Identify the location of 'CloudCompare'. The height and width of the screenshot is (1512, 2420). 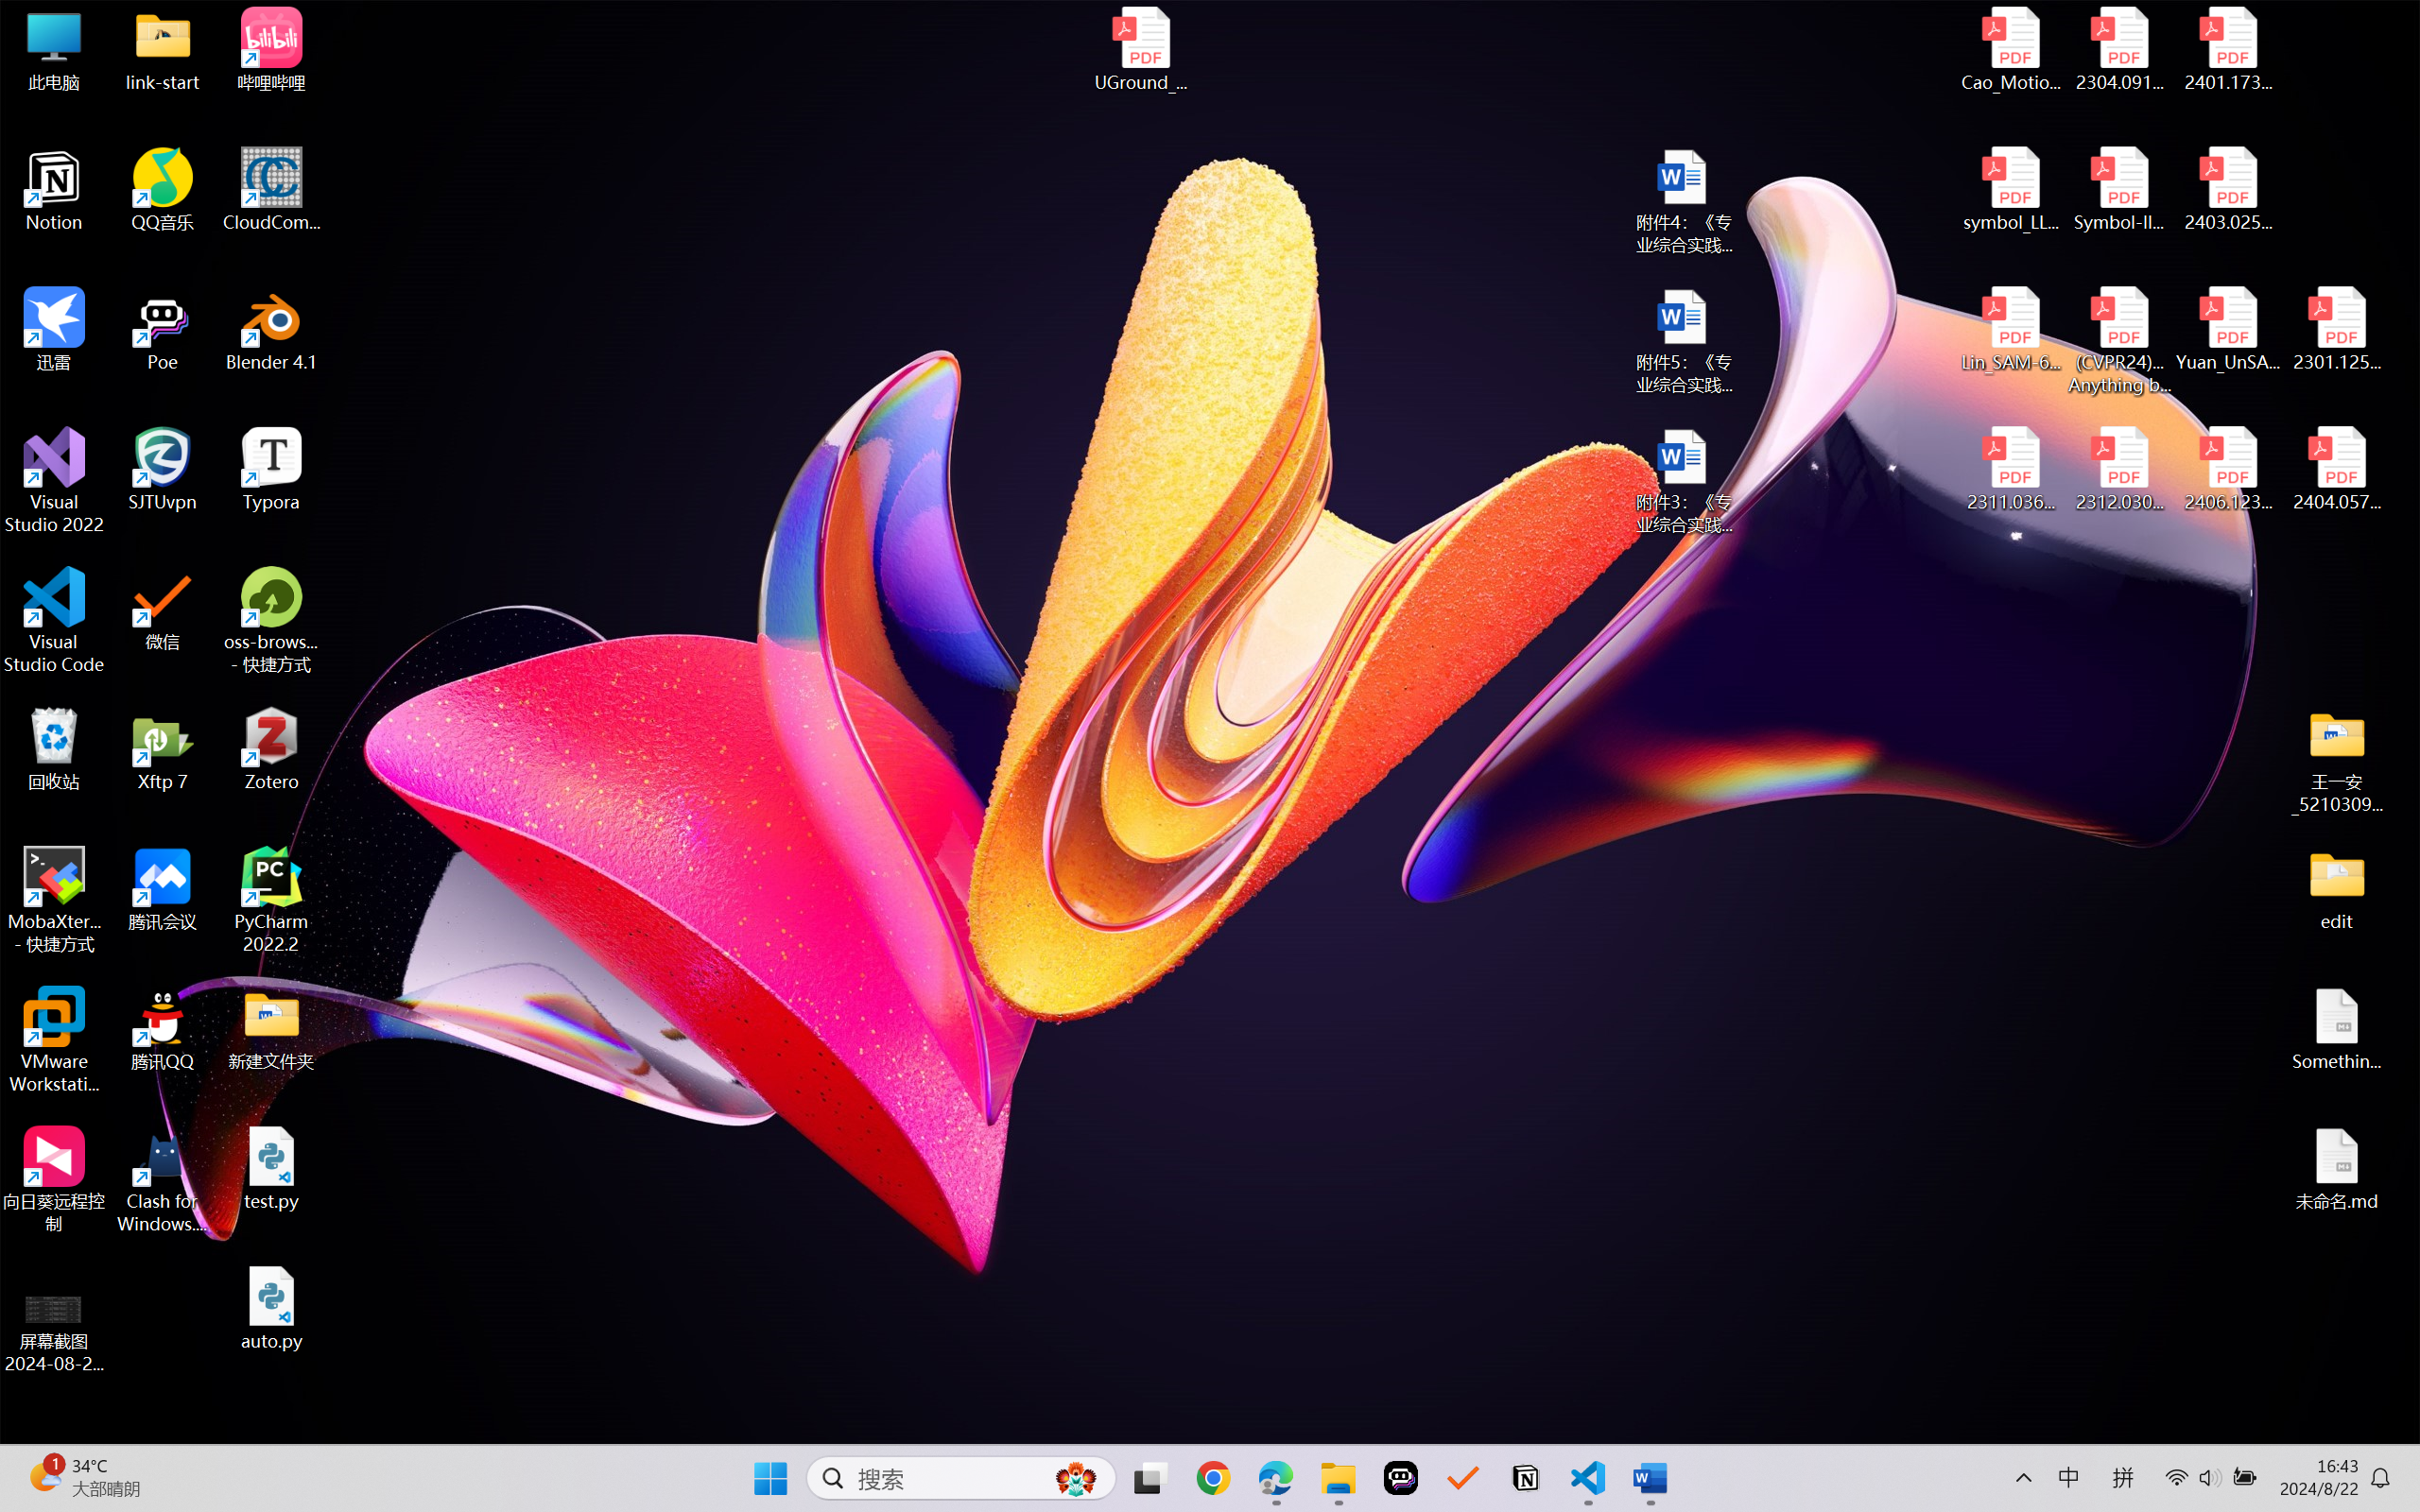
(271, 190).